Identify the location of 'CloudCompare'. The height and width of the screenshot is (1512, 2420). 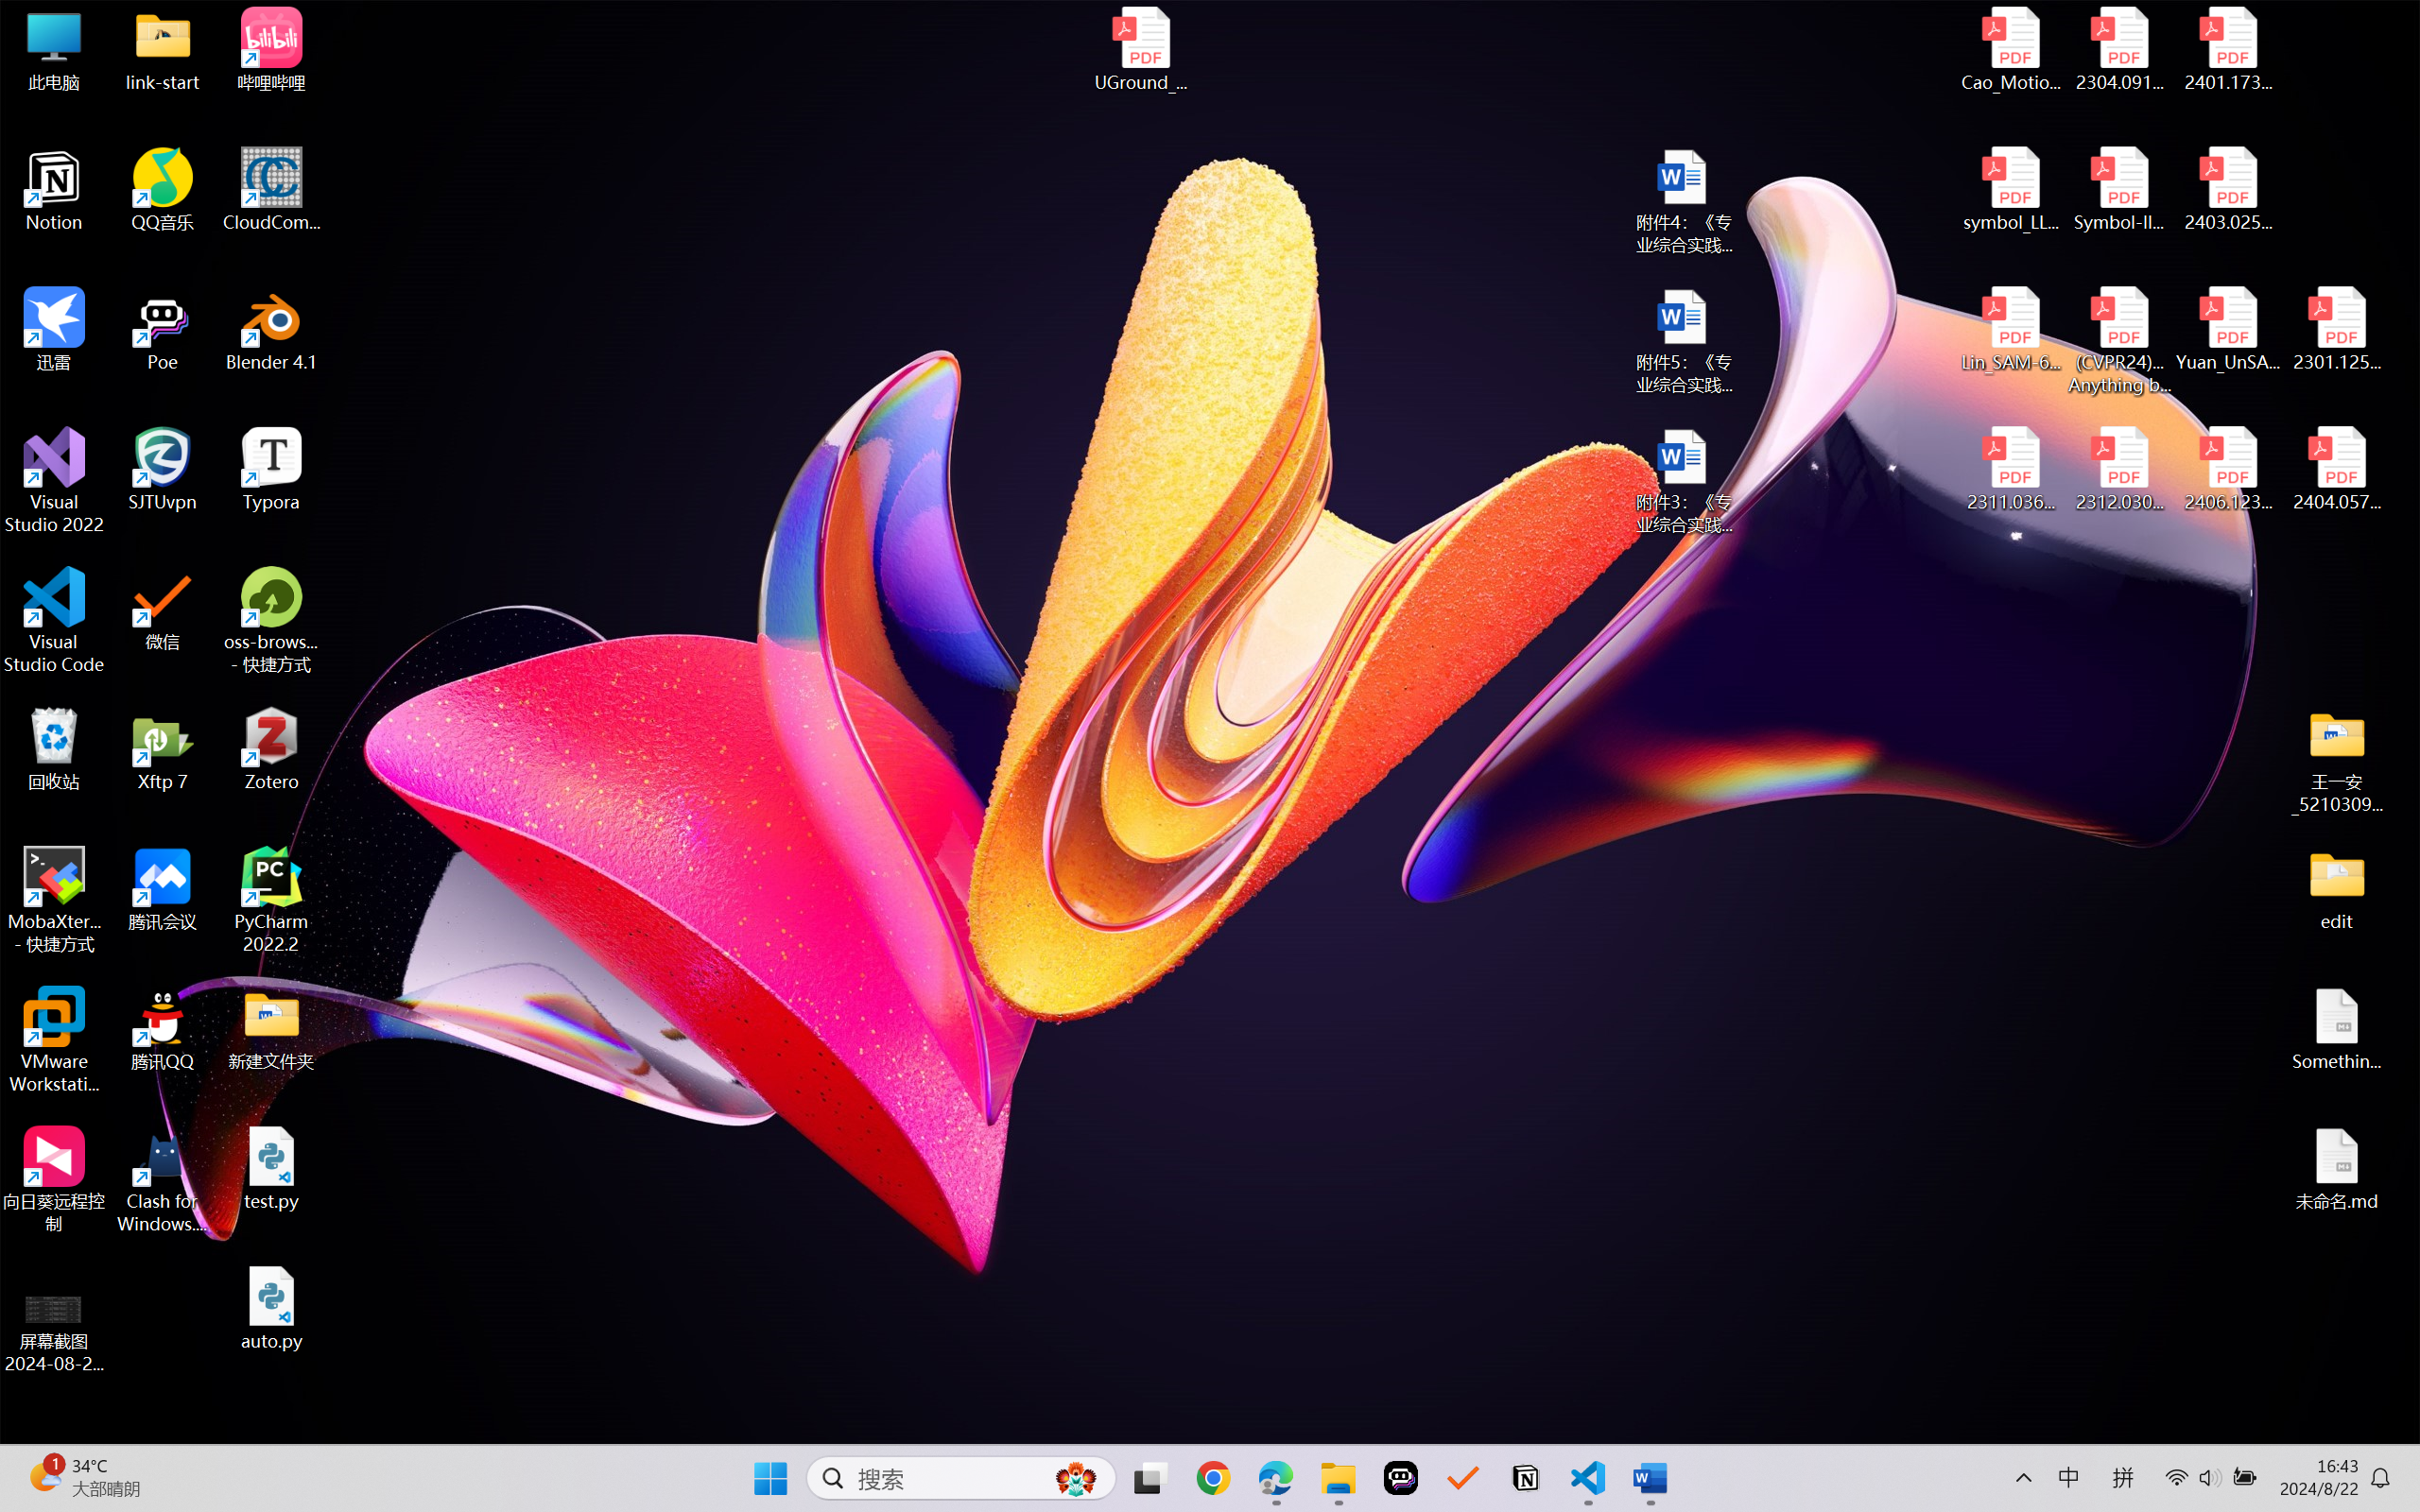
(271, 190).